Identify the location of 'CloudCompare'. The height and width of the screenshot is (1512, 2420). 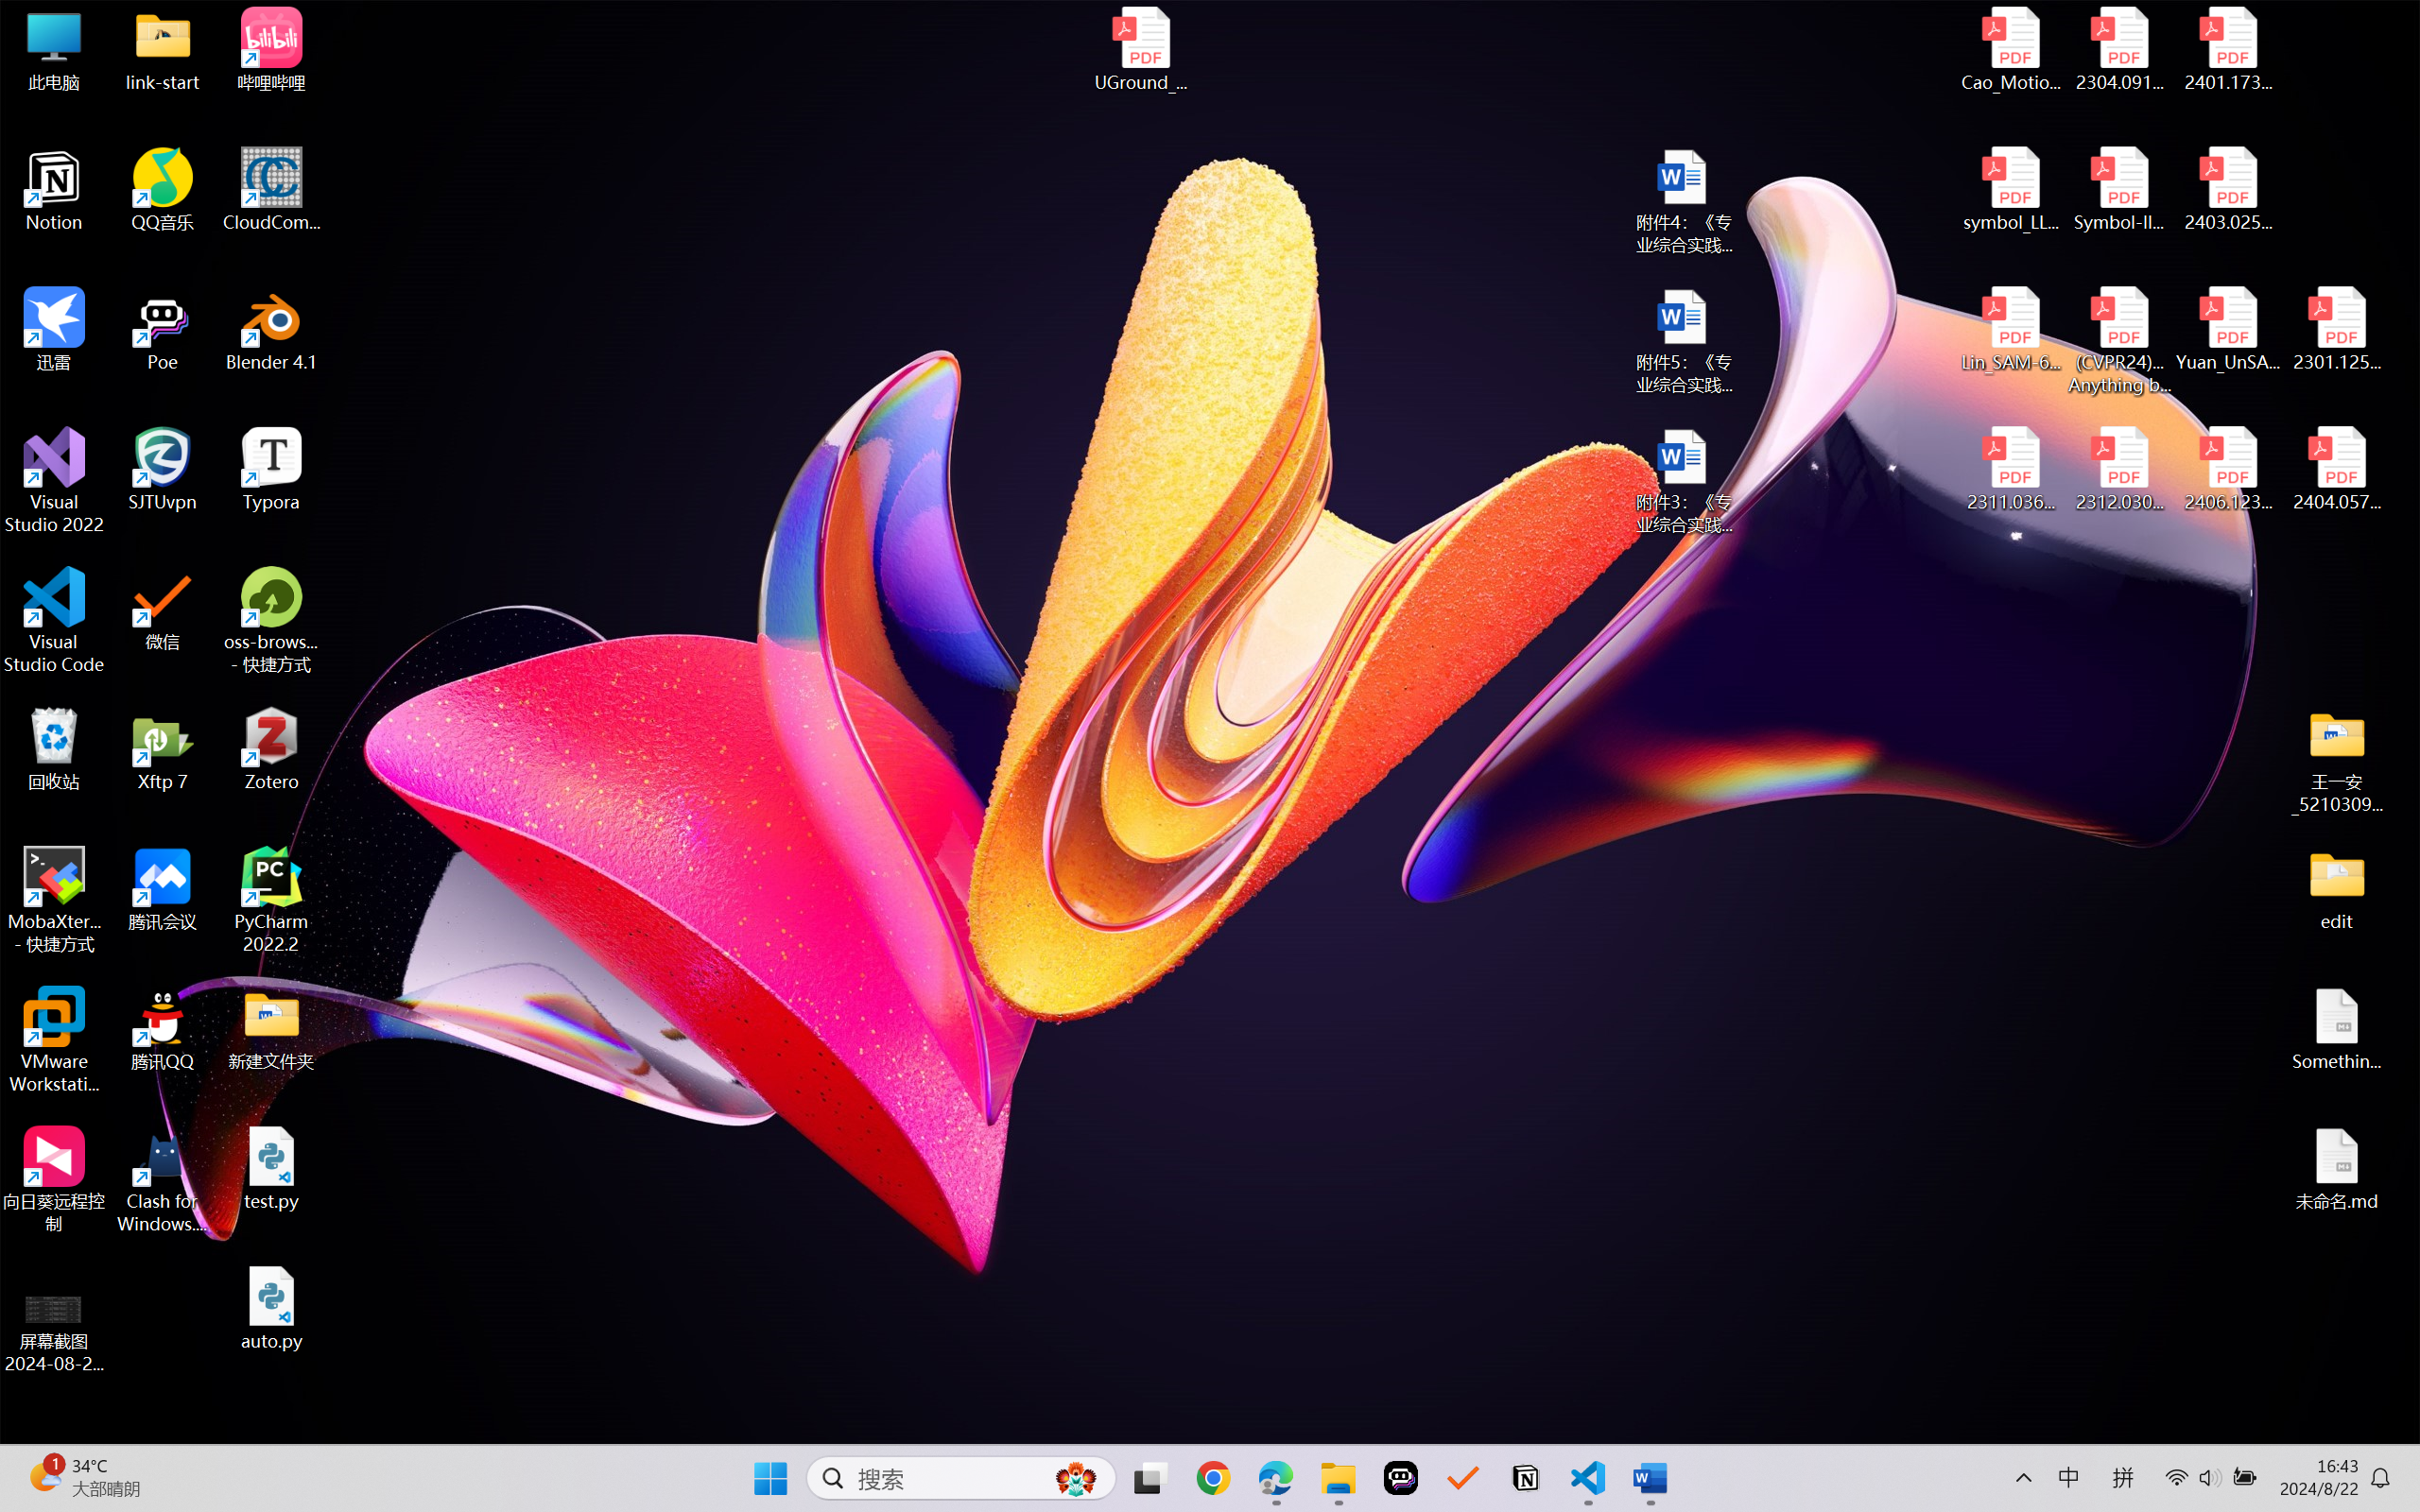
(271, 190).